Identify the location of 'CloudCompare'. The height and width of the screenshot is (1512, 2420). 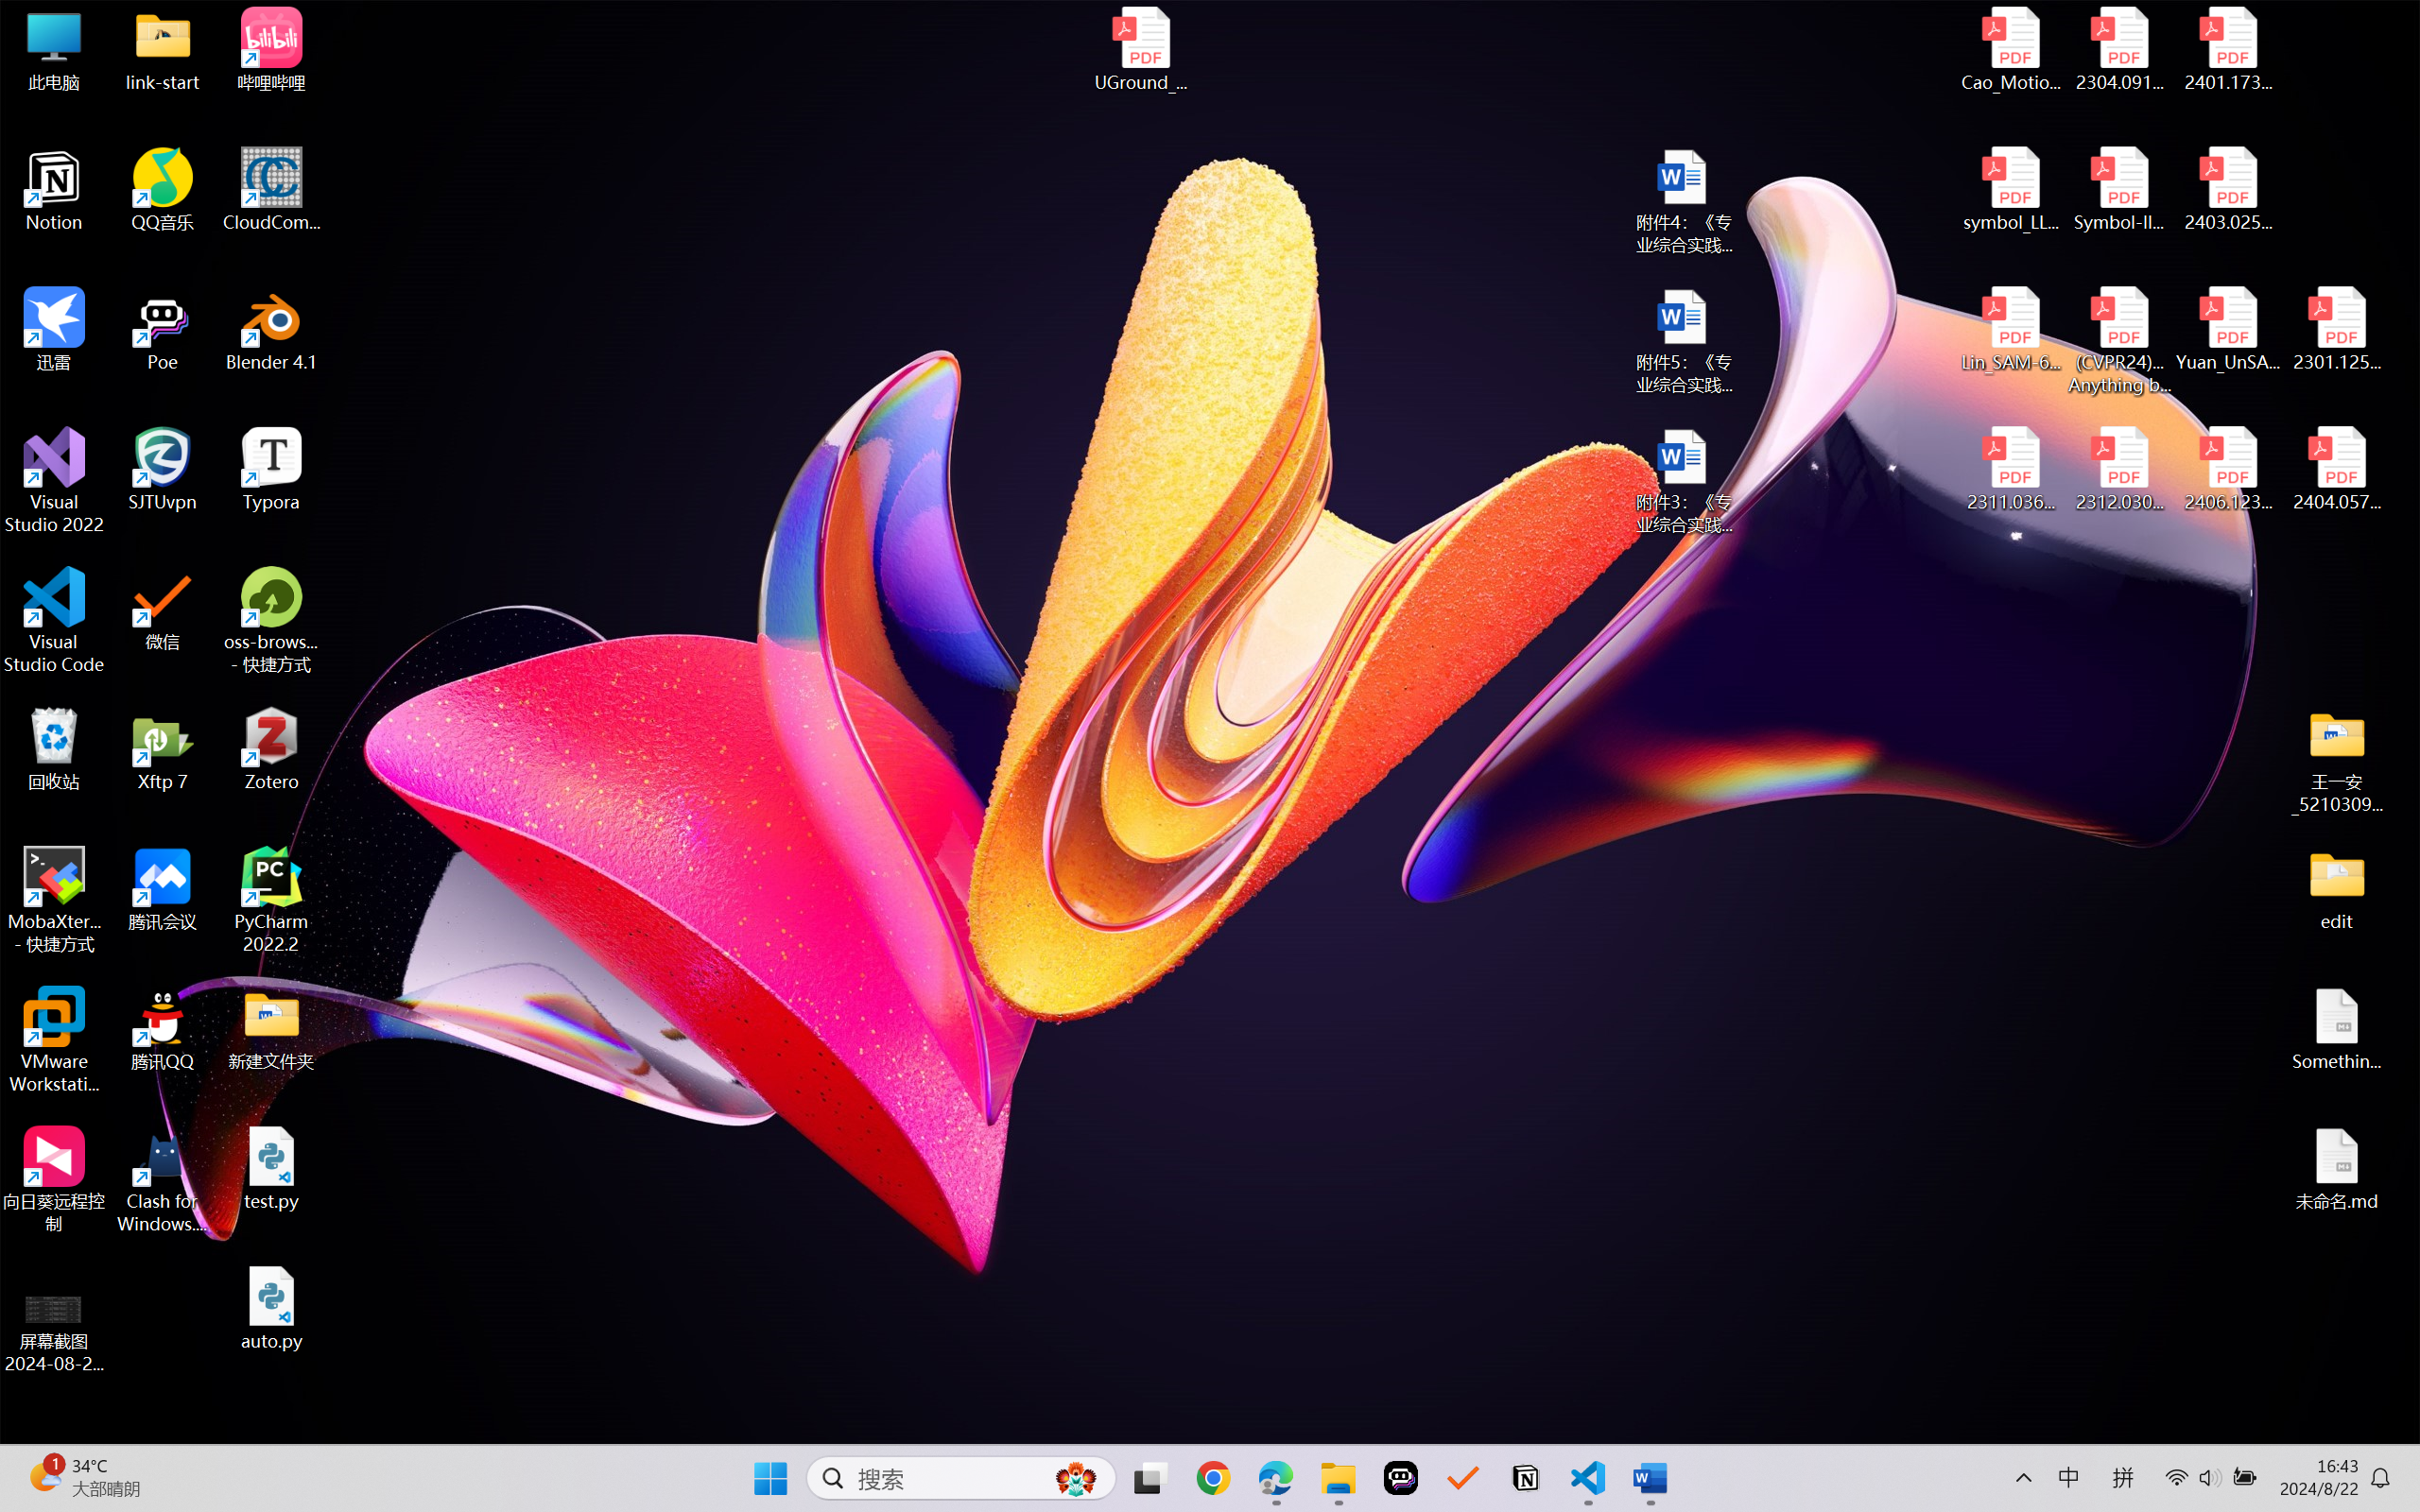
(271, 190).